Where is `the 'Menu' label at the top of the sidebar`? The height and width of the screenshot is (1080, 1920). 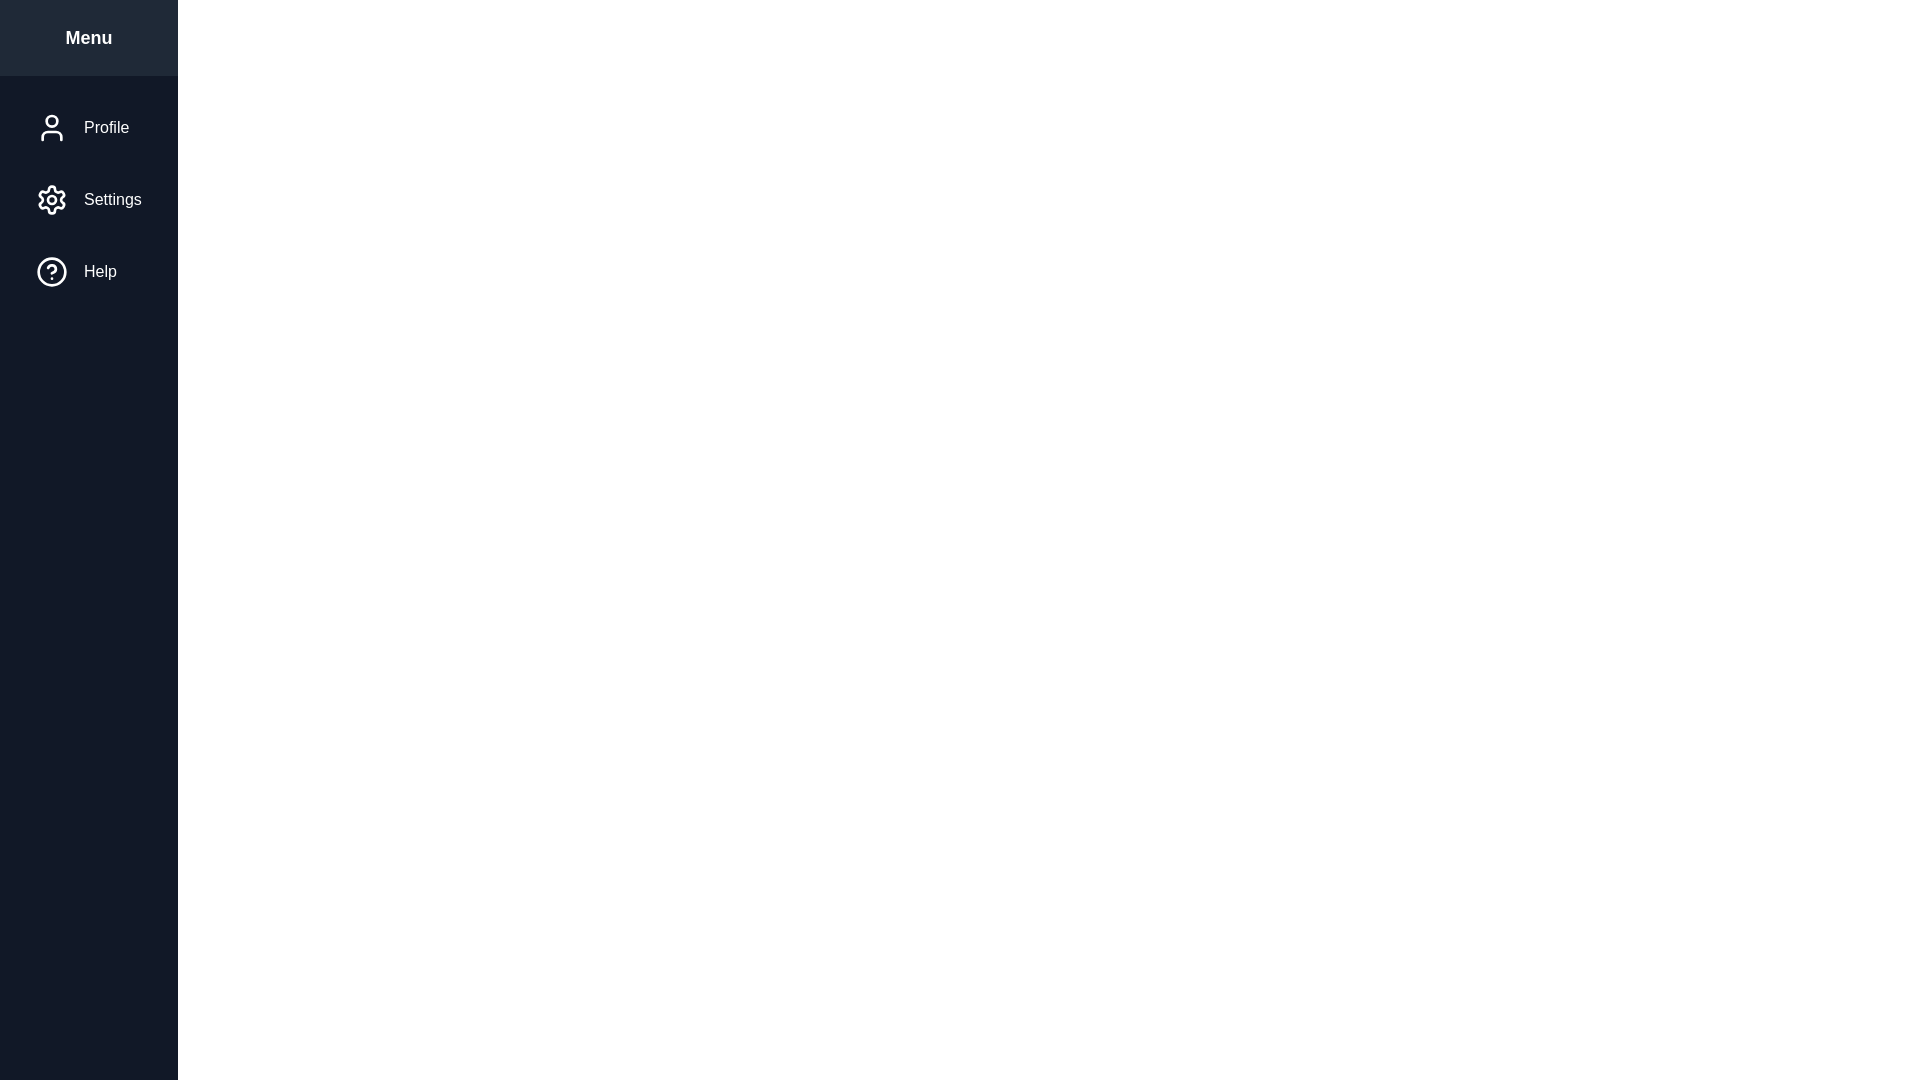
the 'Menu' label at the top of the sidebar is located at coordinates (86, 38).